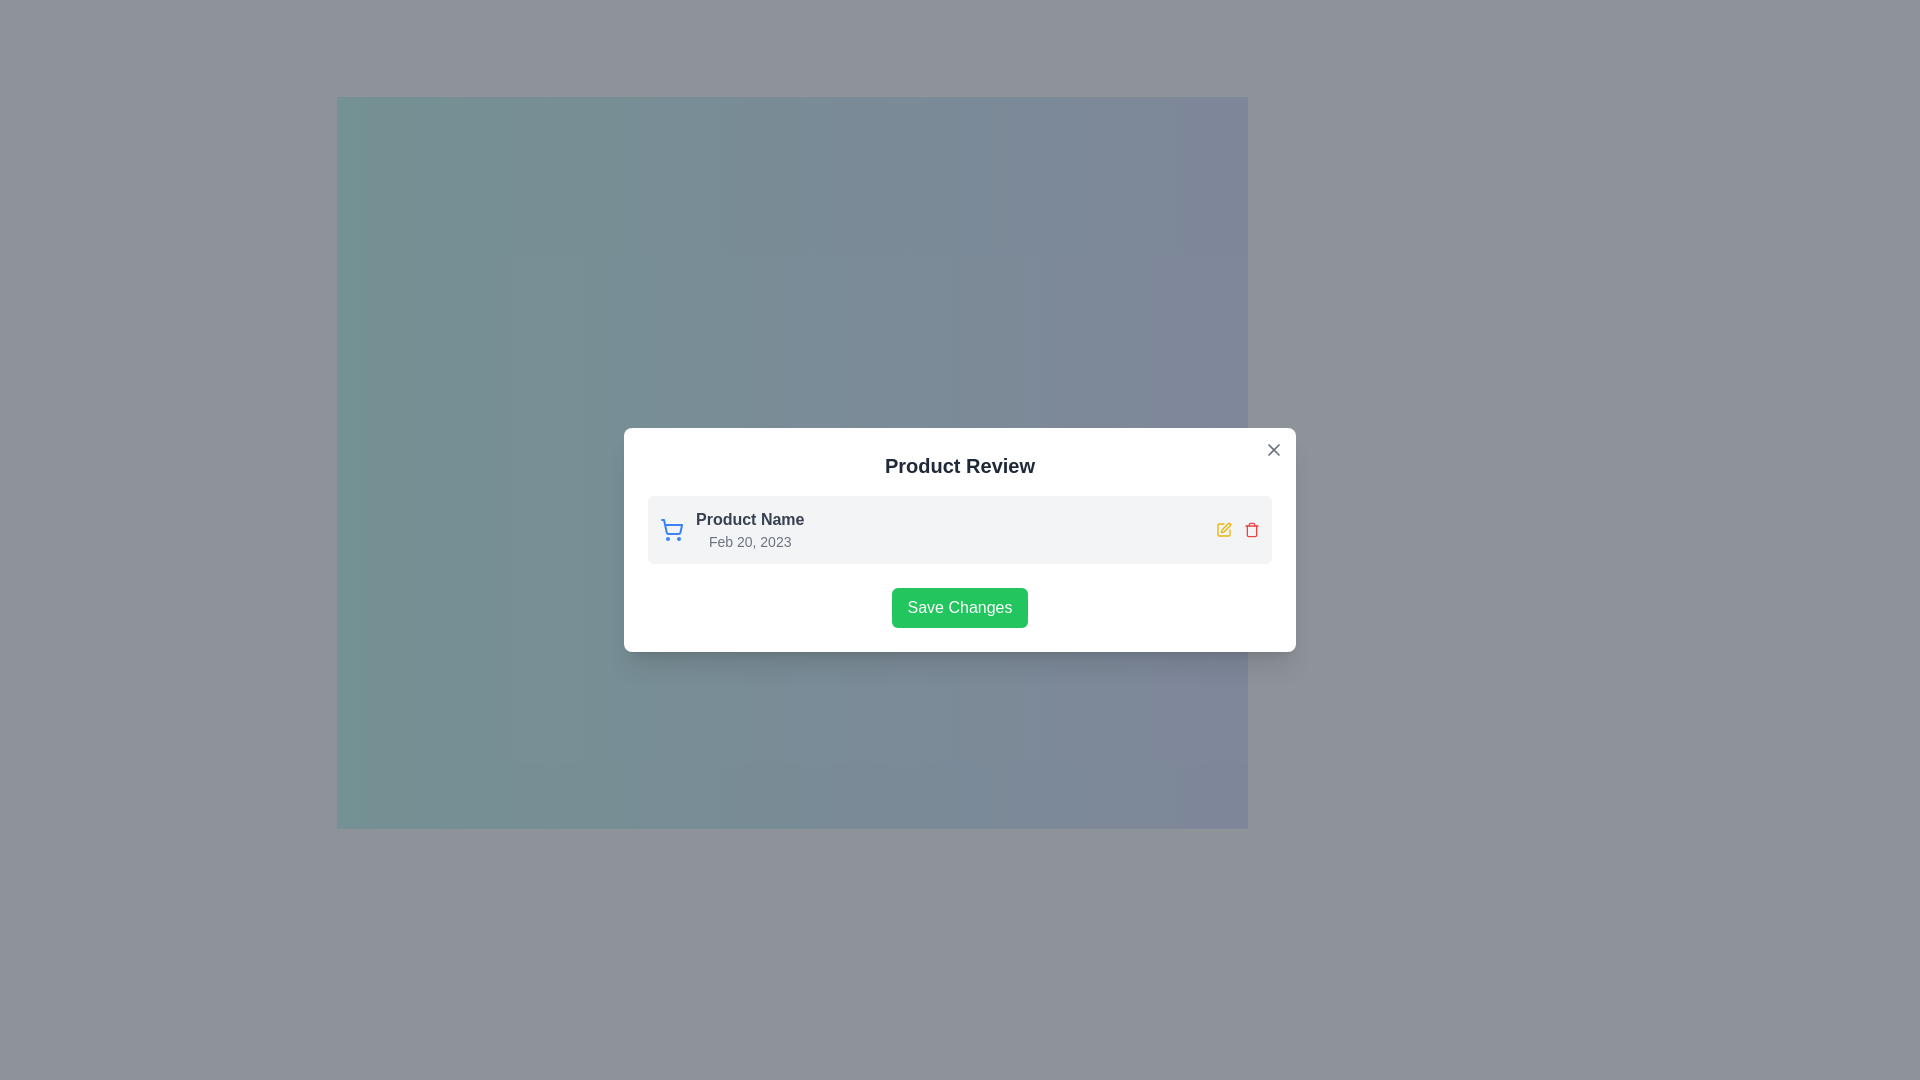  What do you see at coordinates (1223, 528) in the screenshot?
I see `the edit button located to the left of the red trash bin icon, which allows users to modify or update associated content` at bounding box center [1223, 528].